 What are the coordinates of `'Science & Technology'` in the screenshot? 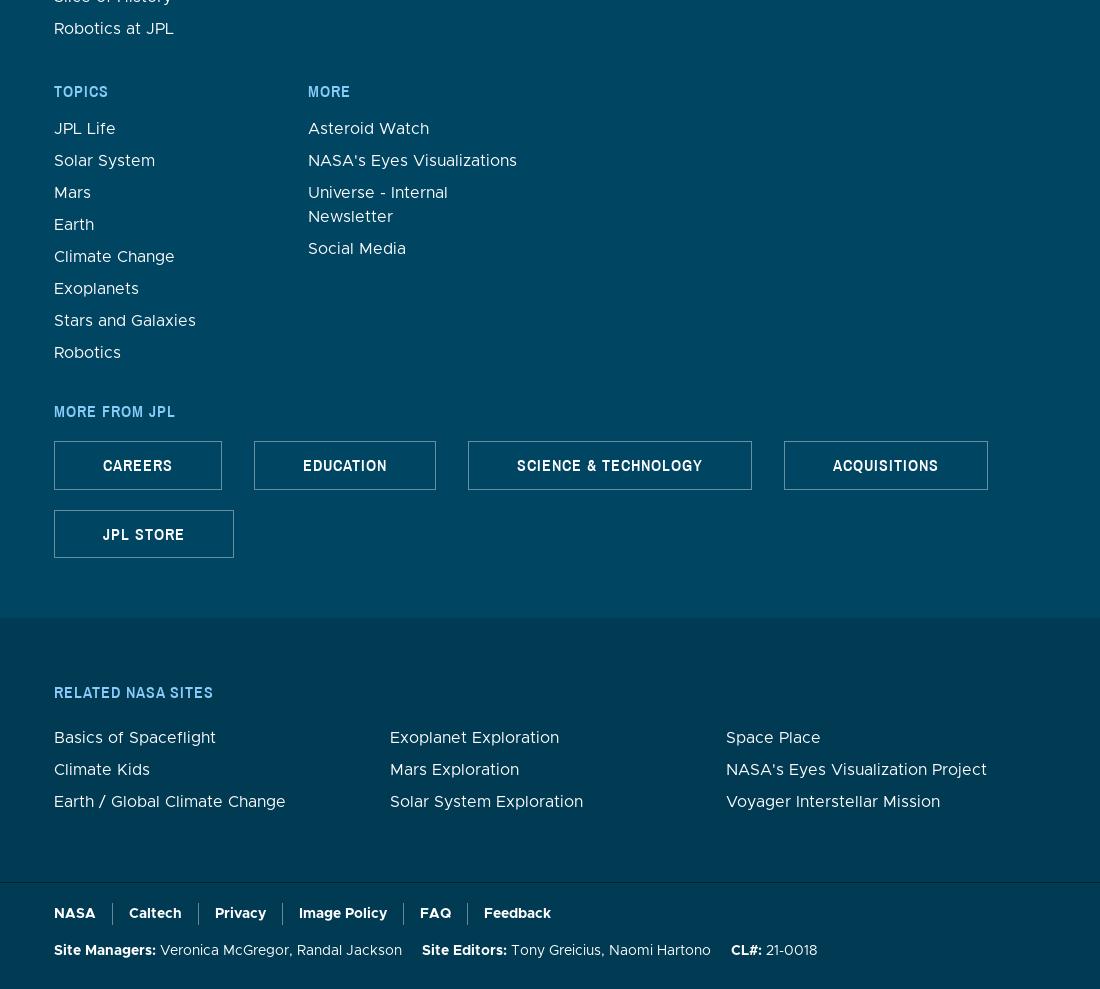 It's located at (608, 464).